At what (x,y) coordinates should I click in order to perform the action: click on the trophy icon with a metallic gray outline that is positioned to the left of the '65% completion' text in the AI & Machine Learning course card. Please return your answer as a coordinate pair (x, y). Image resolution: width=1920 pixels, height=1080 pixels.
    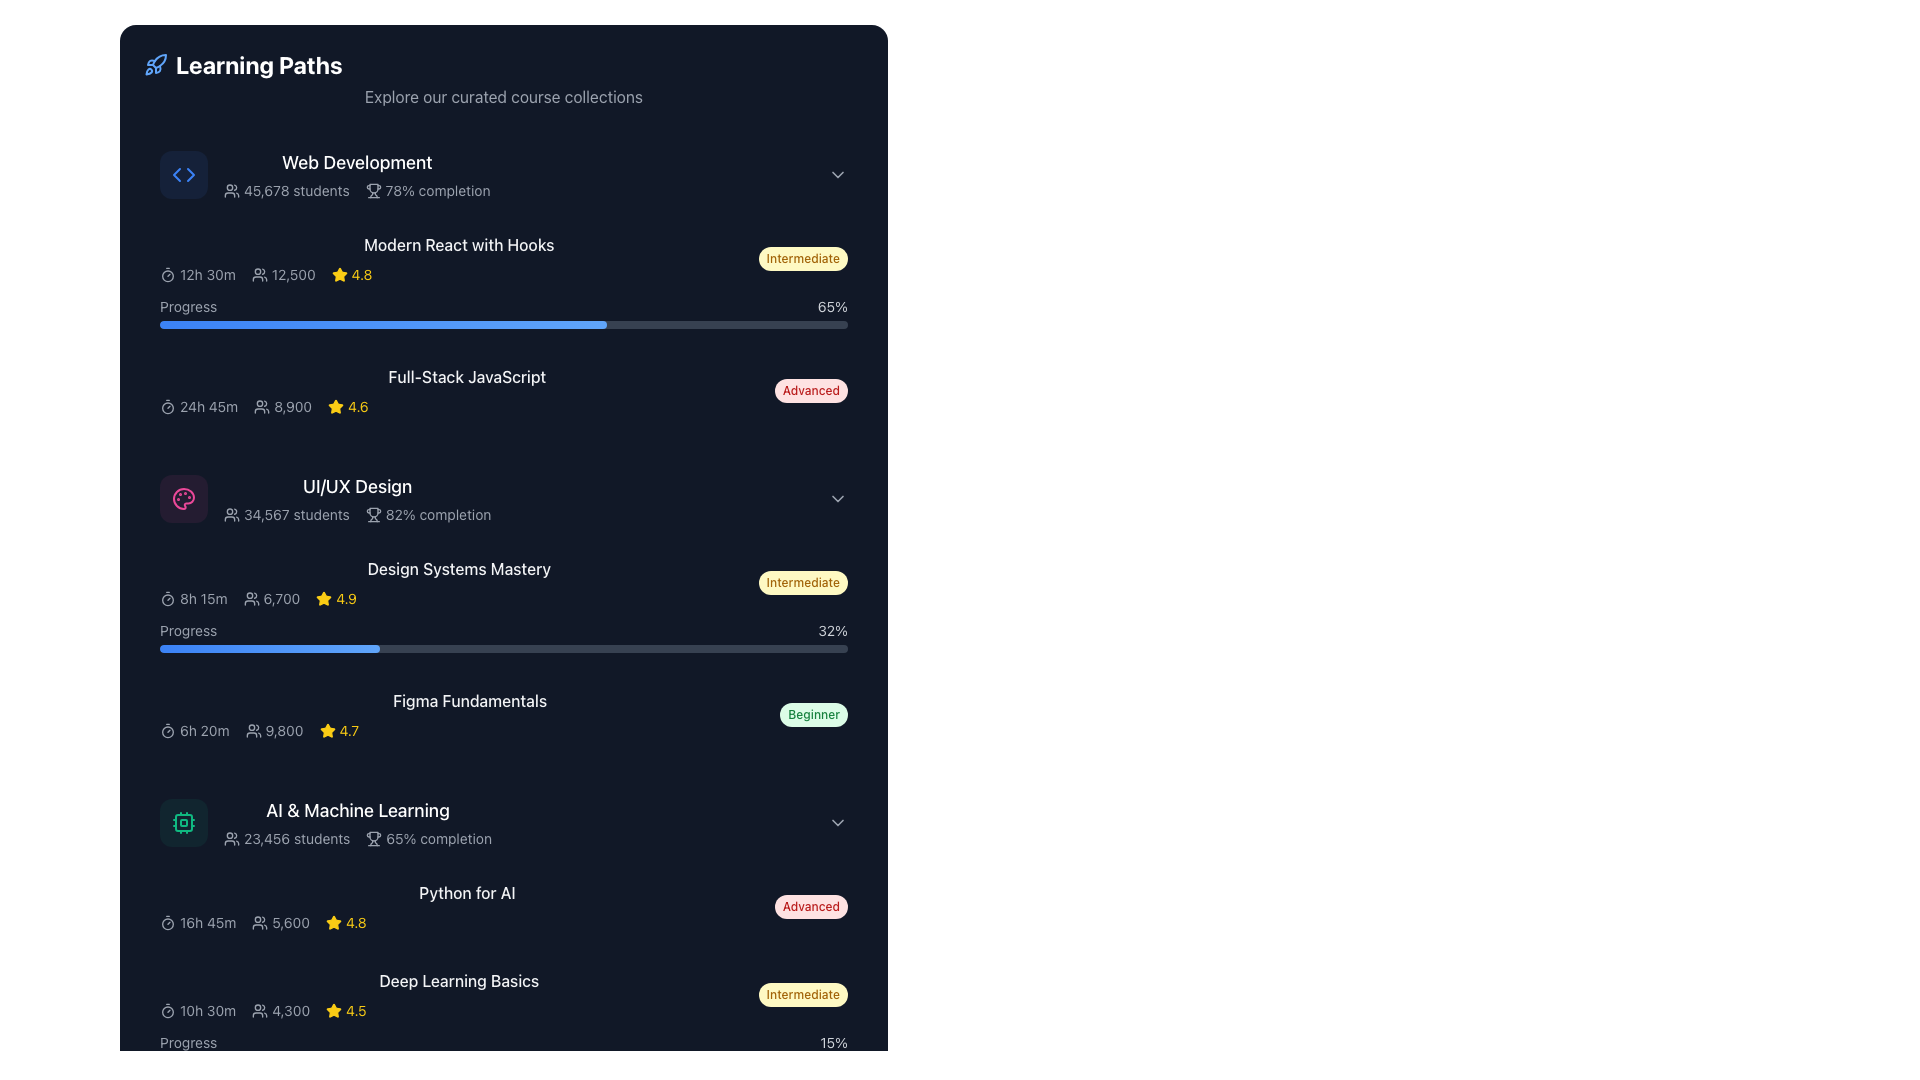
    Looking at the image, I should click on (374, 839).